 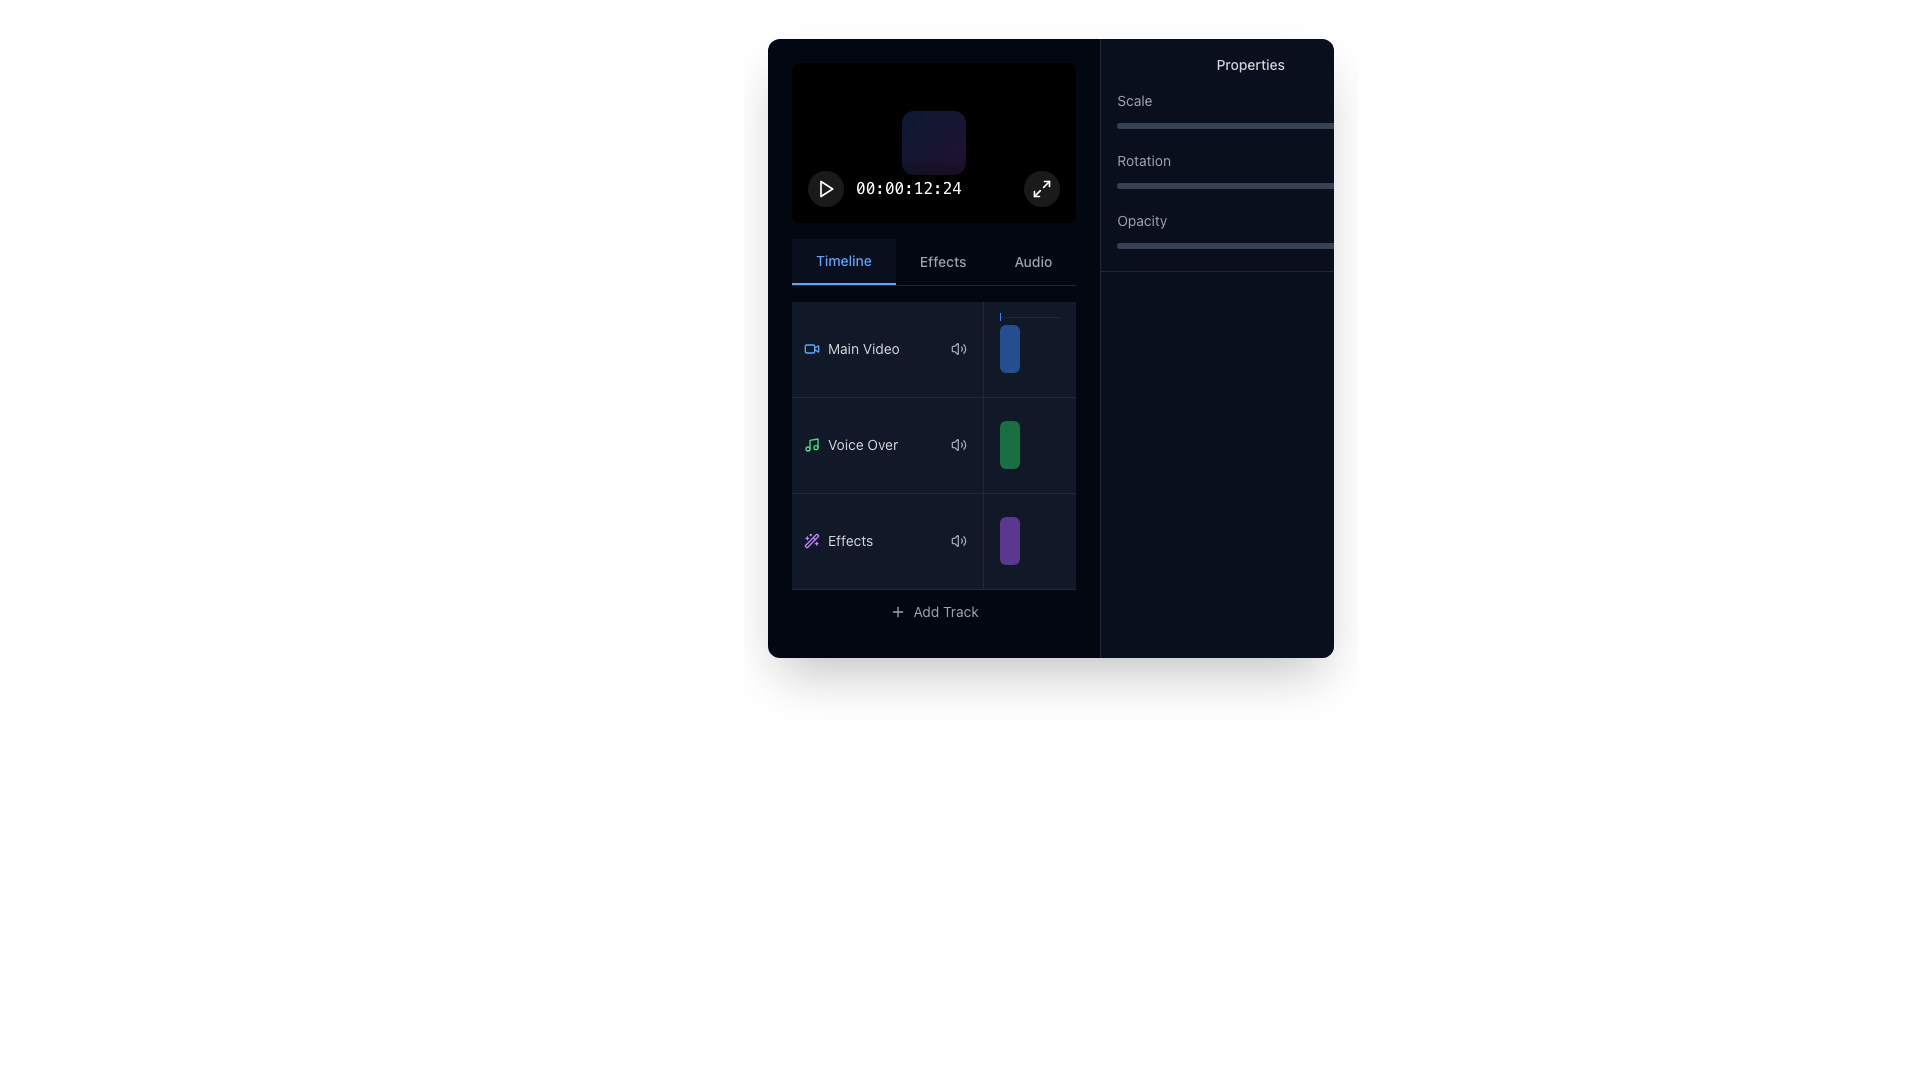 I want to click on timestamp displayed in a monospaced font style next to the circular play button located near the top-left corner of the interface, so click(x=883, y=188).